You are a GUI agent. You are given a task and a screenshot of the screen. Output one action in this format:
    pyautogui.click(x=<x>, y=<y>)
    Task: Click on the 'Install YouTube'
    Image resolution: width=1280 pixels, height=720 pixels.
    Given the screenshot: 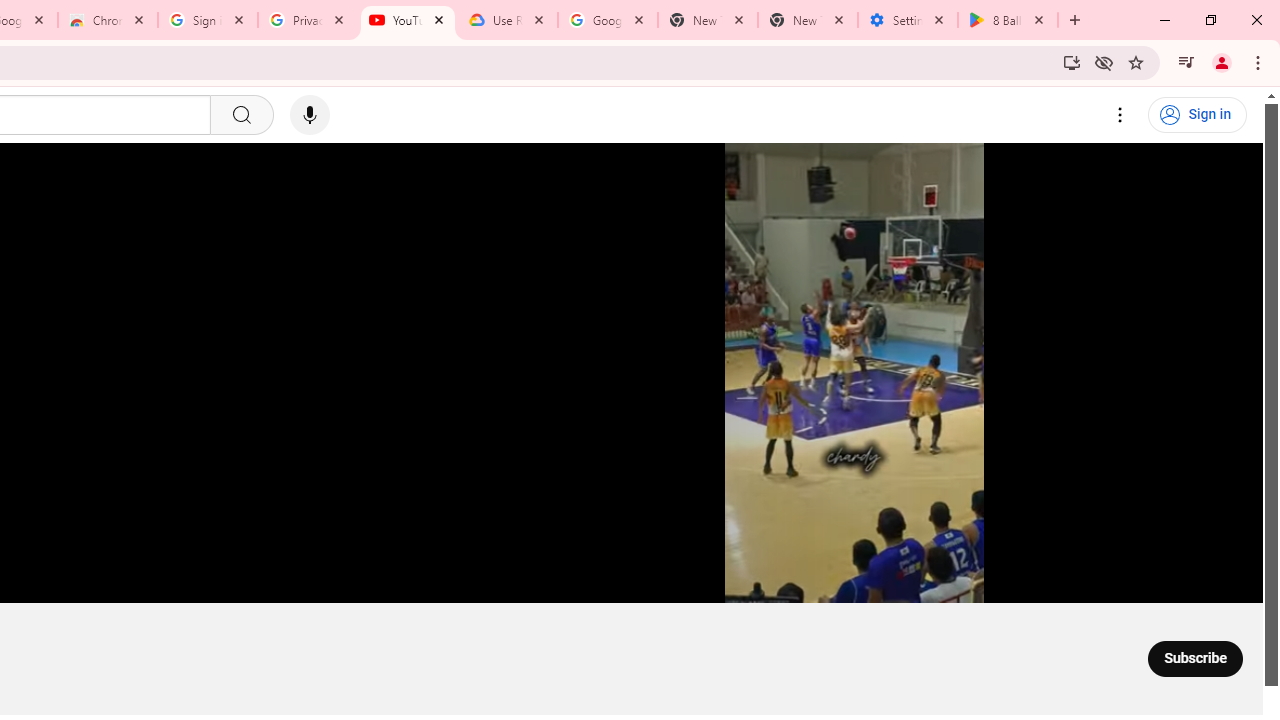 What is the action you would take?
    pyautogui.click(x=1071, y=61)
    